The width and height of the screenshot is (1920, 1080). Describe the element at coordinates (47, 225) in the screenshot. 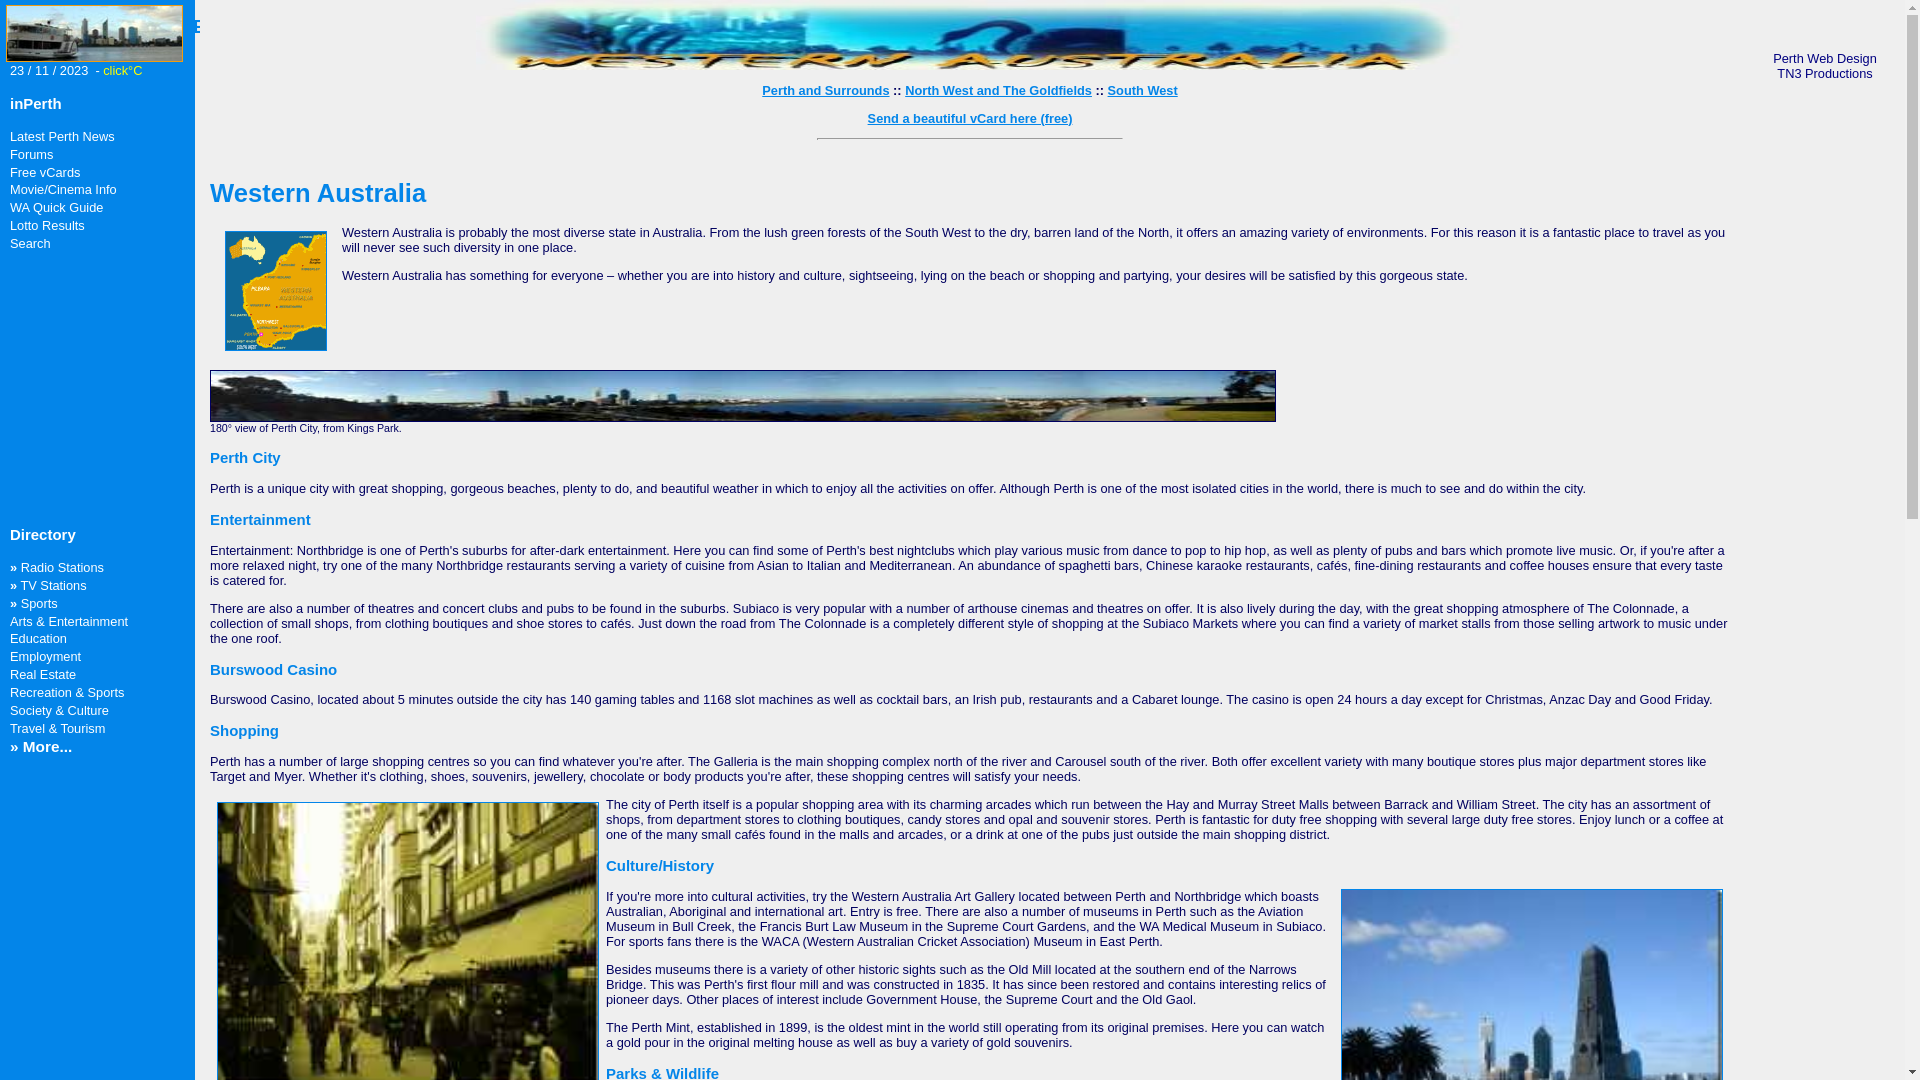

I see `'Lotto Results'` at that location.